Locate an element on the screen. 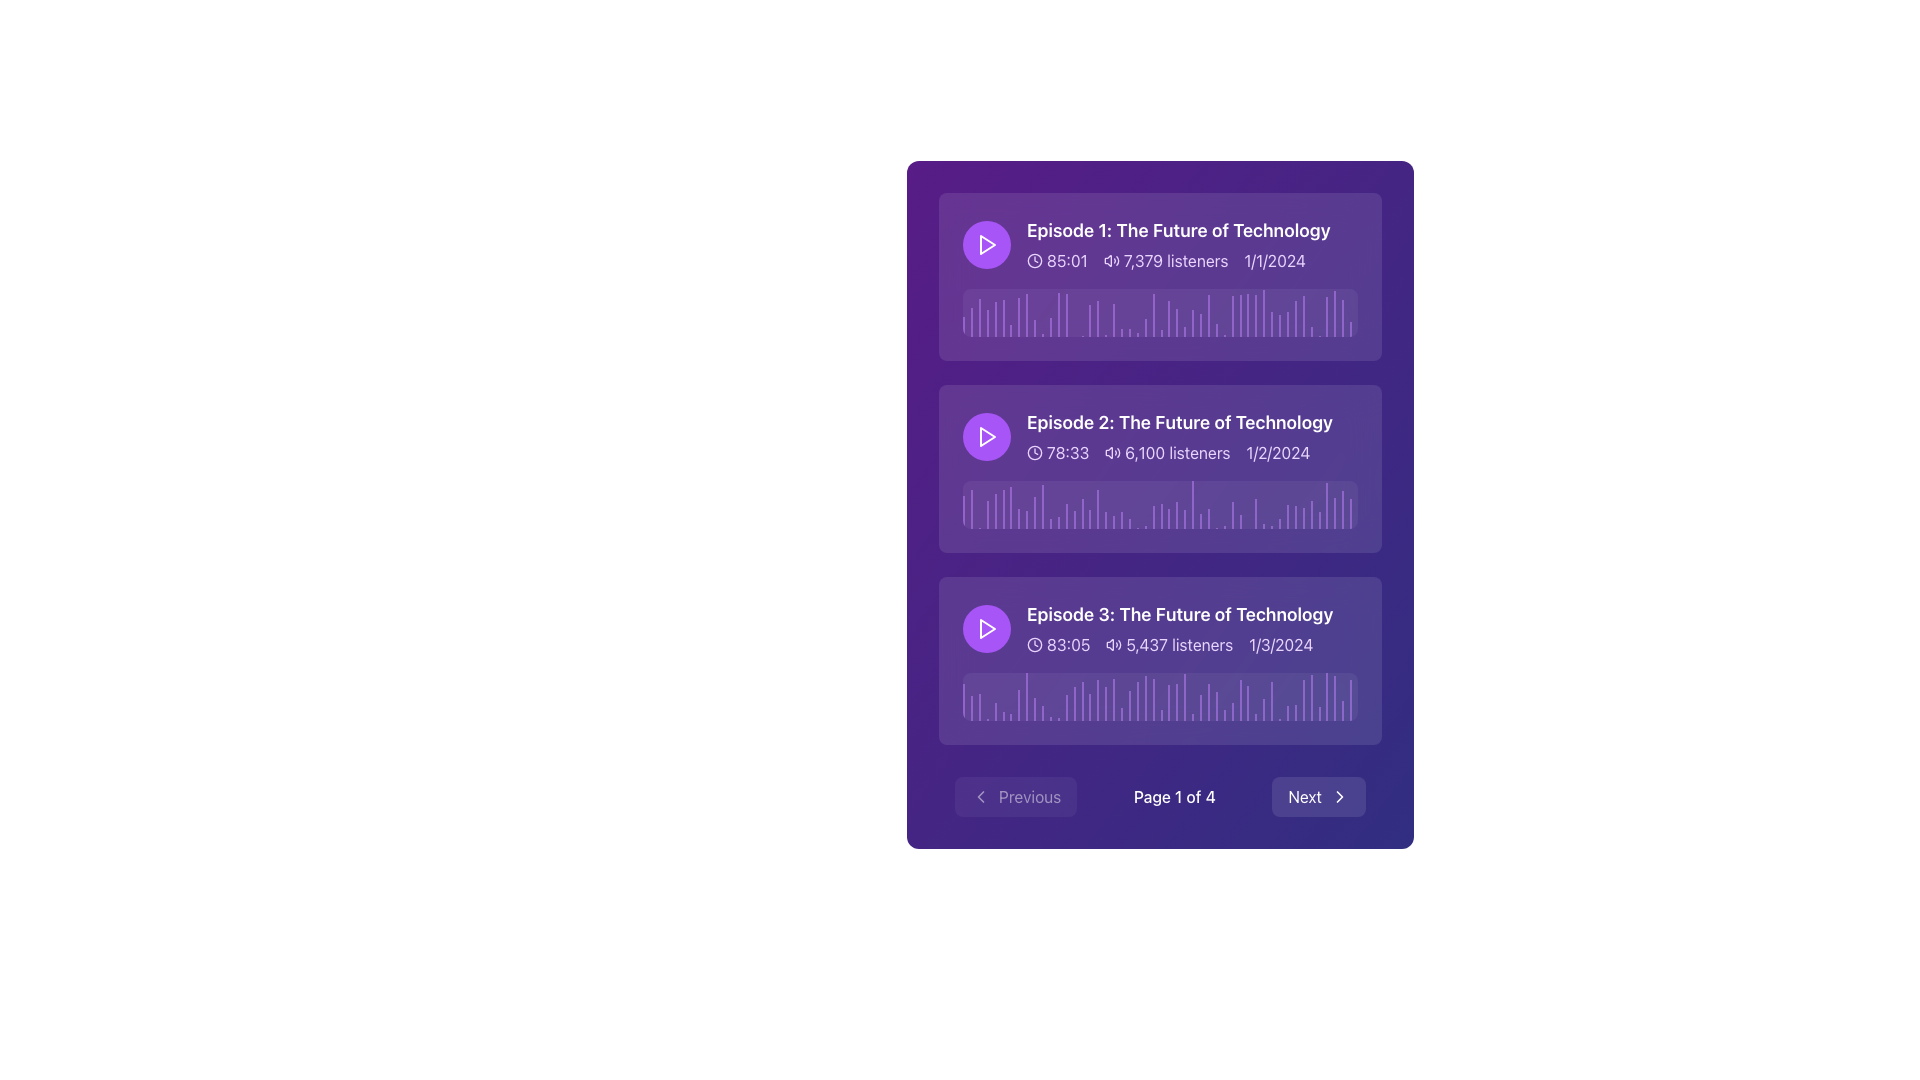  the 'Previous' button which is the leftmost item in the bottom navigation area, featuring a white chevron-left icon and a semi-transparent white background is located at coordinates (1016, 796).